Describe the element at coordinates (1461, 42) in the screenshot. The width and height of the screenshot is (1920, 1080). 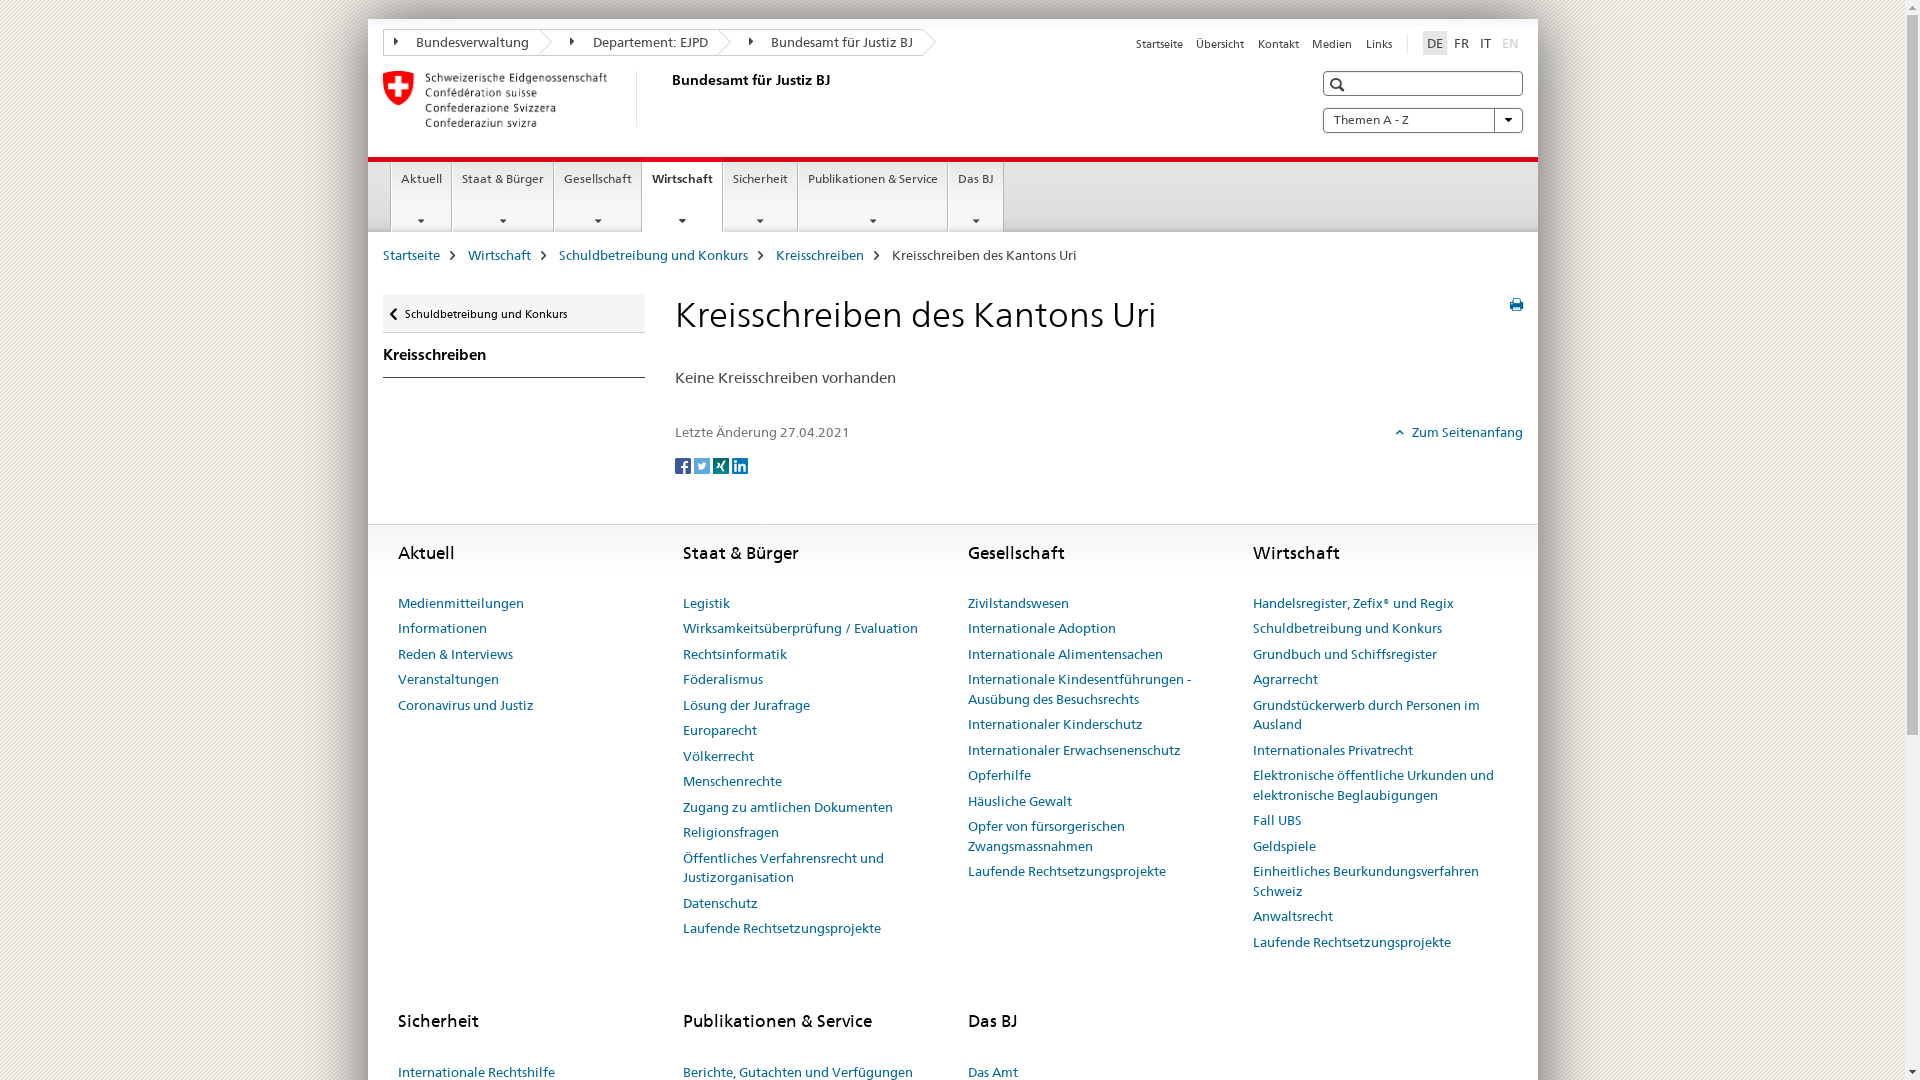
I see `'FR'` at that location.